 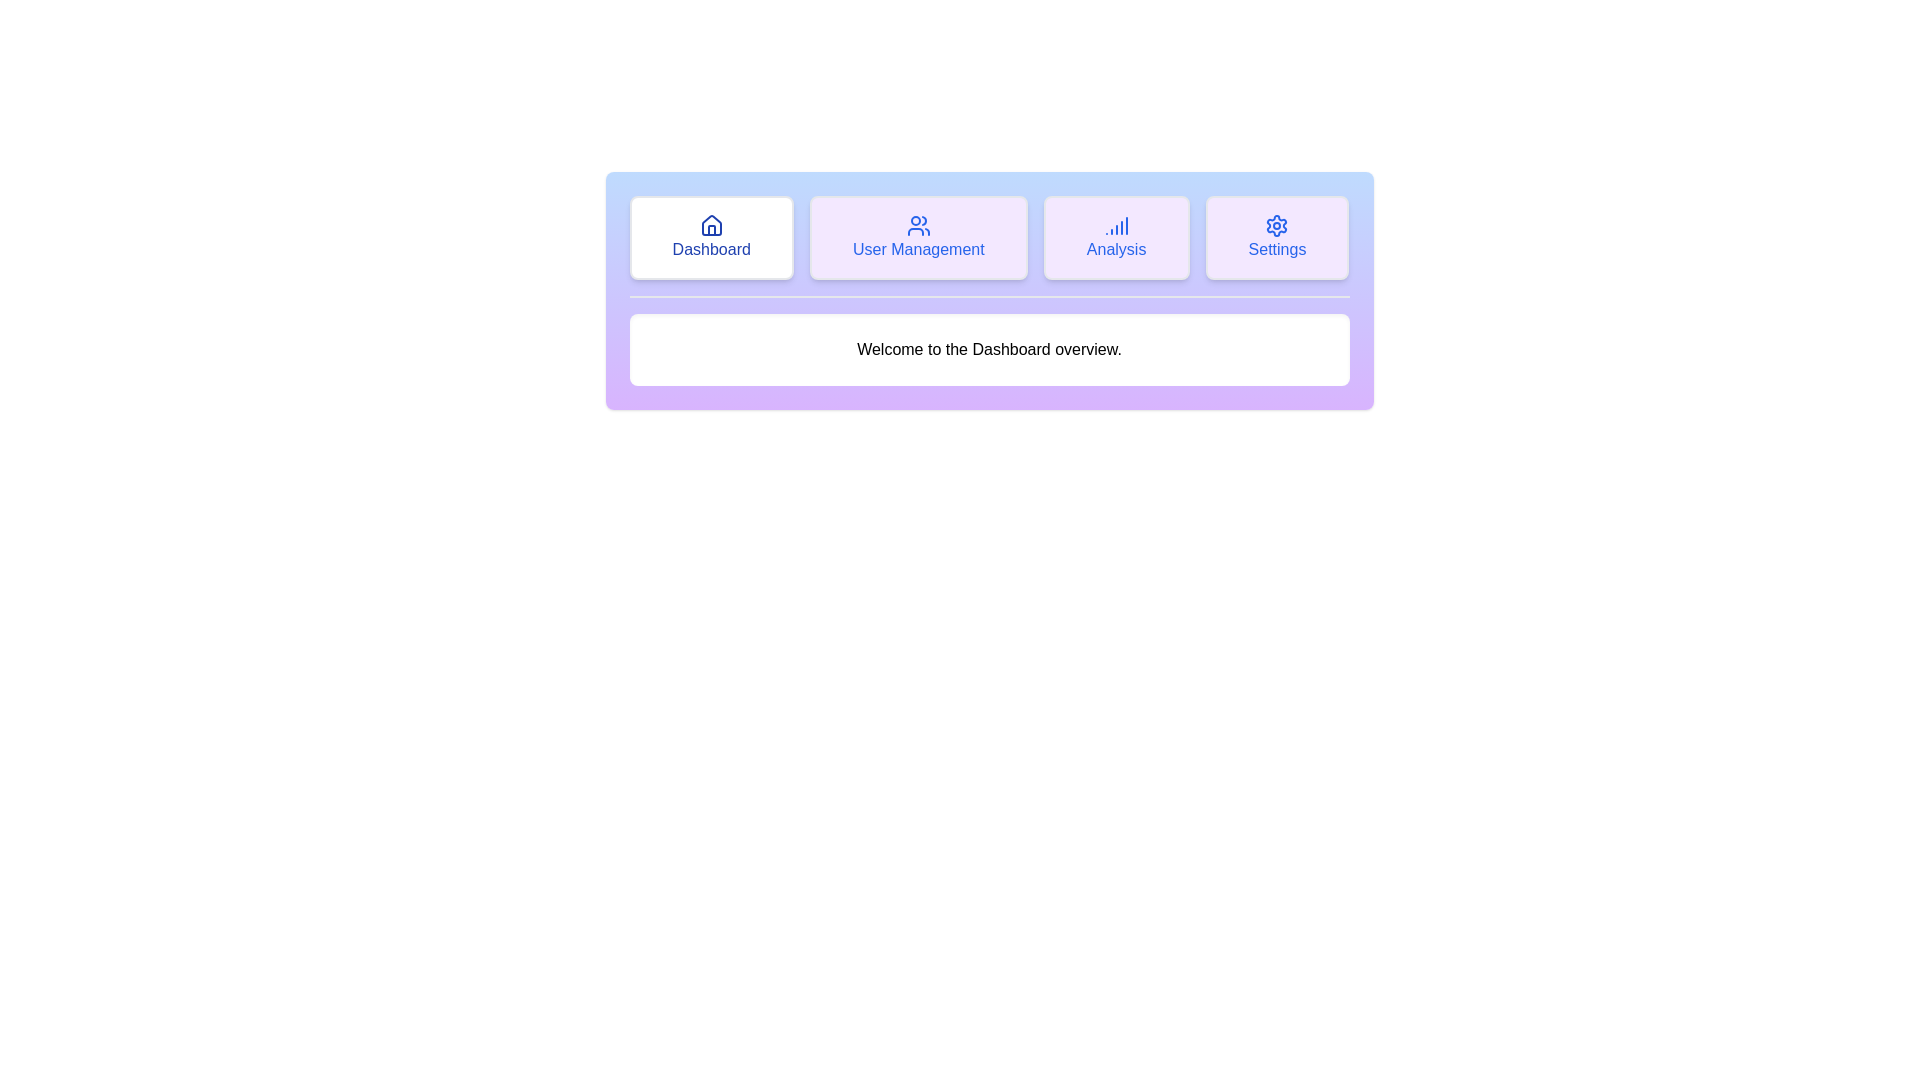 I want to click on the gear-shaped icon within the 'Settings' button located at the top-right of the button row, so click(x=1276, y=225).